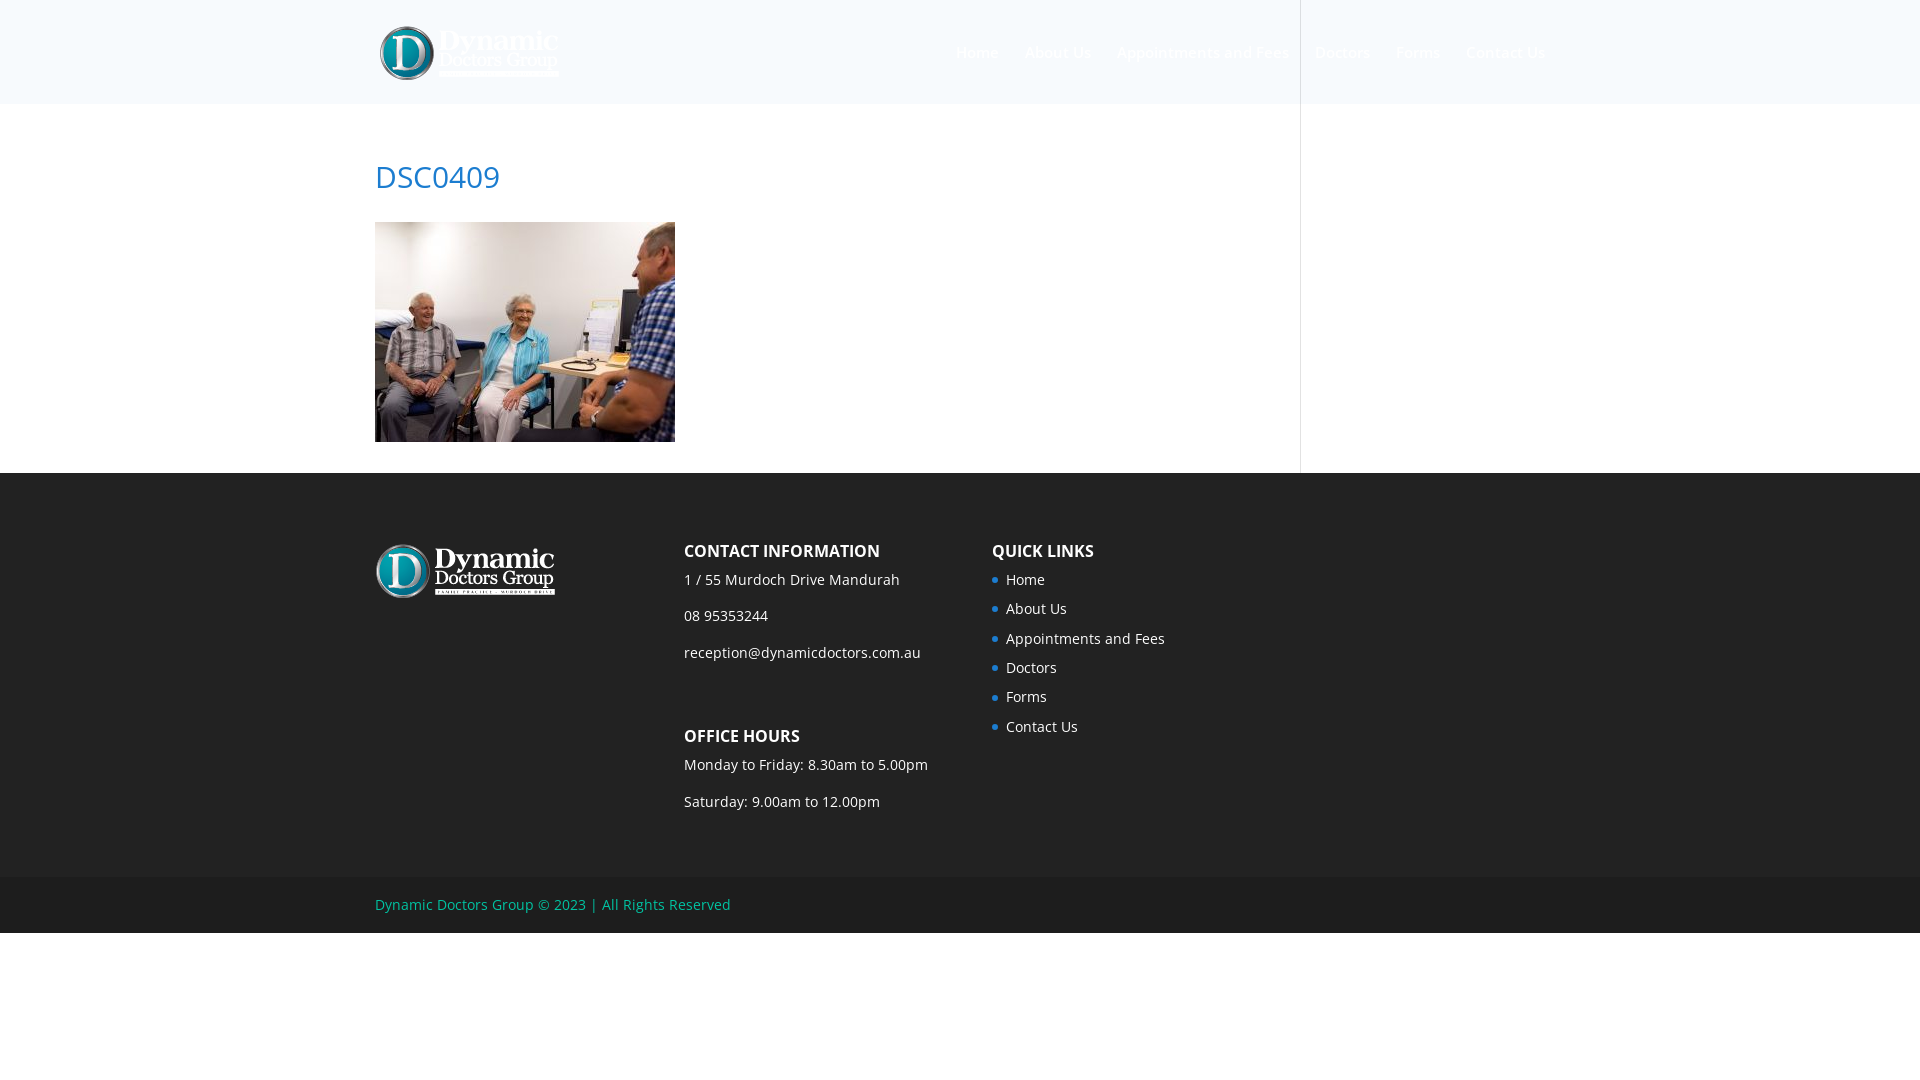 The width and height of the screenshot is (1920, 1080). I want to click on 'Forms', so click(1026, 695).